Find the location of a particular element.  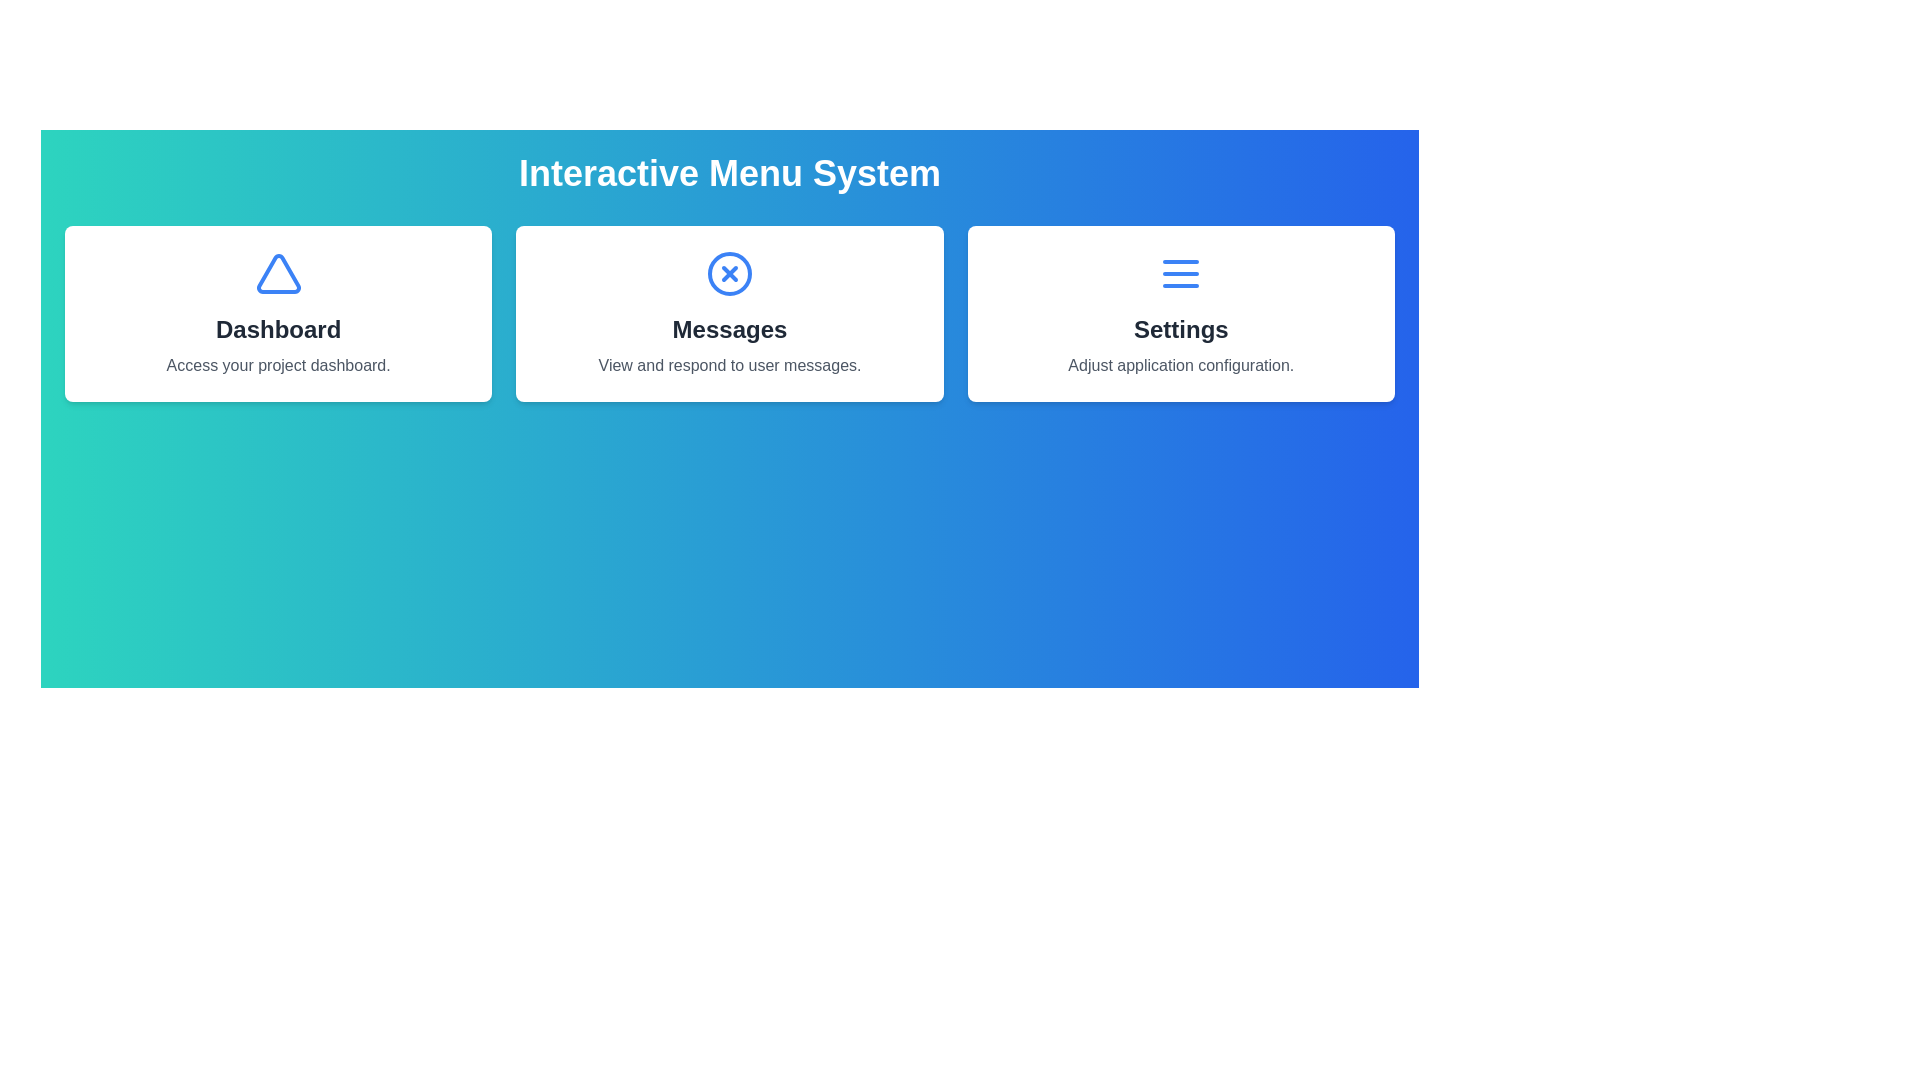

text label that indicates 'Settings', which serves as the title of the configuration card located in the third card from the left is located at coordinates (1181, 329).